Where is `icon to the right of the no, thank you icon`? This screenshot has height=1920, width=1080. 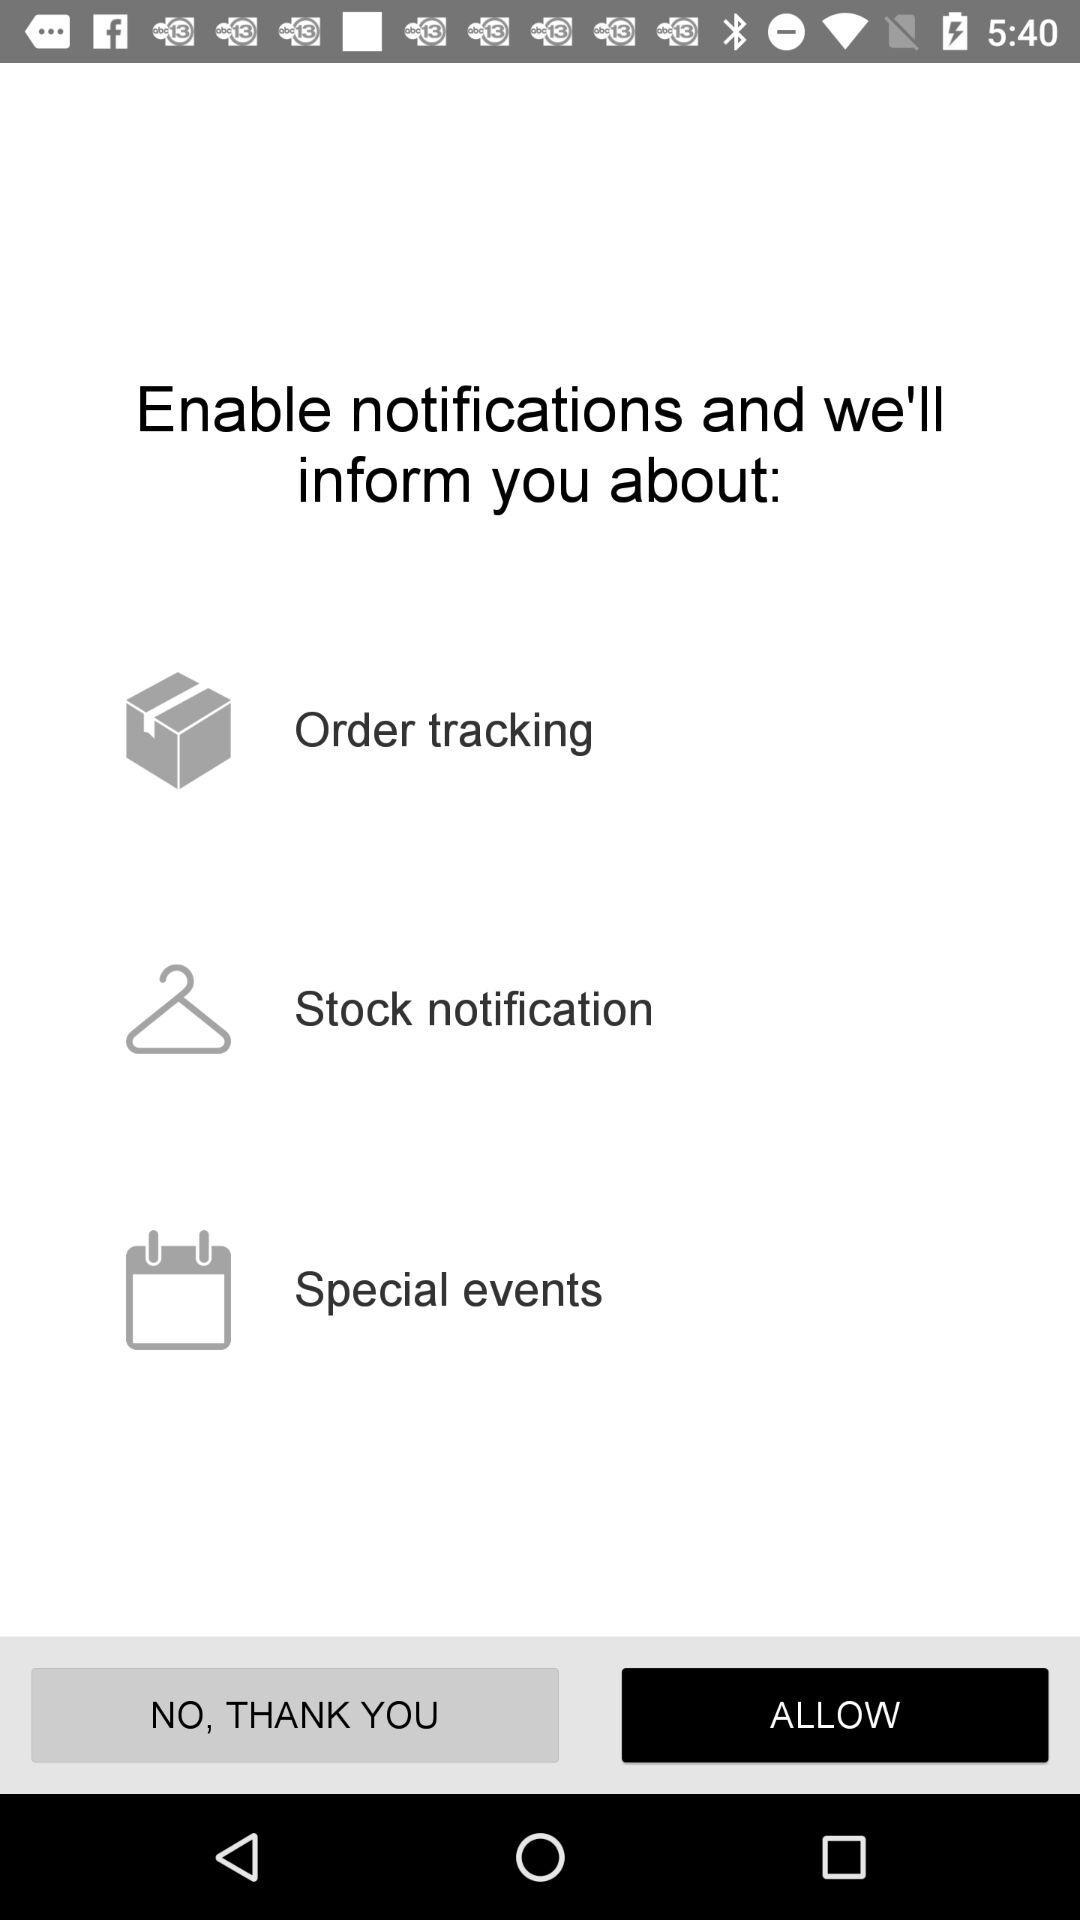 icon to the right of the no, thank you icon is located at coordinates (835, 1714).